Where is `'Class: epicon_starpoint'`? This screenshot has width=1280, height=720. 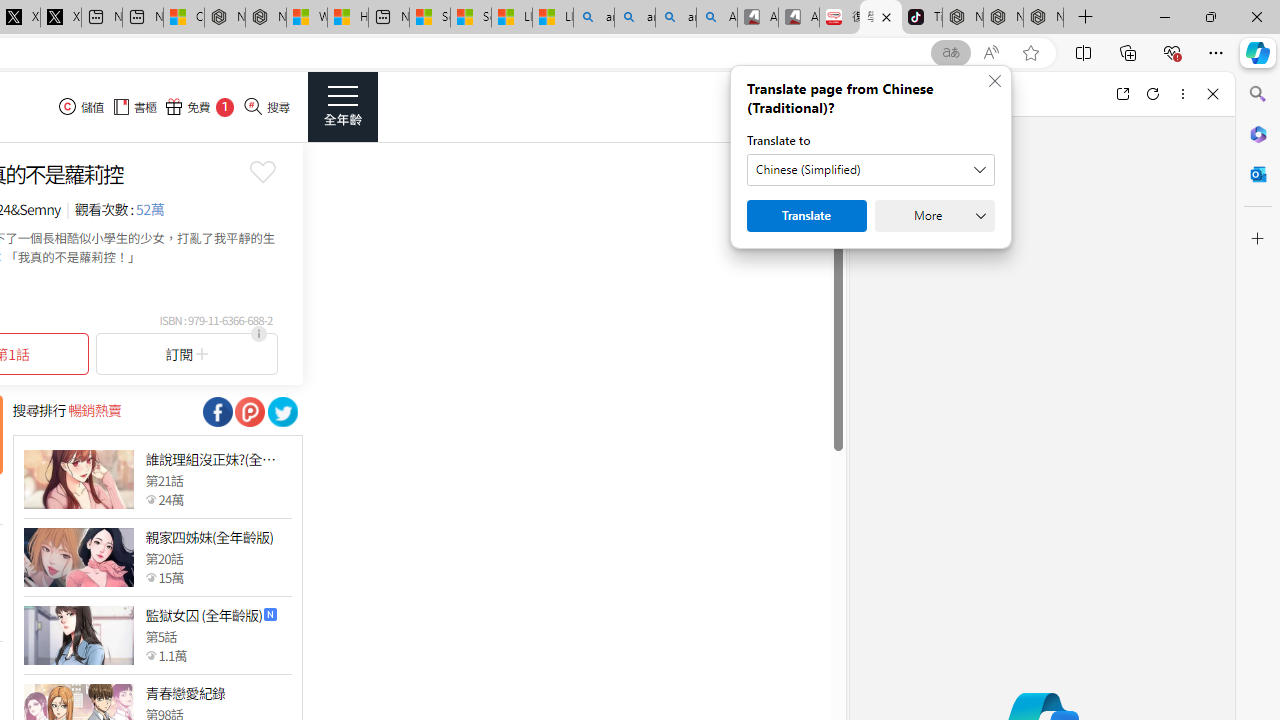 'Class: epicon_starpoint' is located at coordinates (150, 655).